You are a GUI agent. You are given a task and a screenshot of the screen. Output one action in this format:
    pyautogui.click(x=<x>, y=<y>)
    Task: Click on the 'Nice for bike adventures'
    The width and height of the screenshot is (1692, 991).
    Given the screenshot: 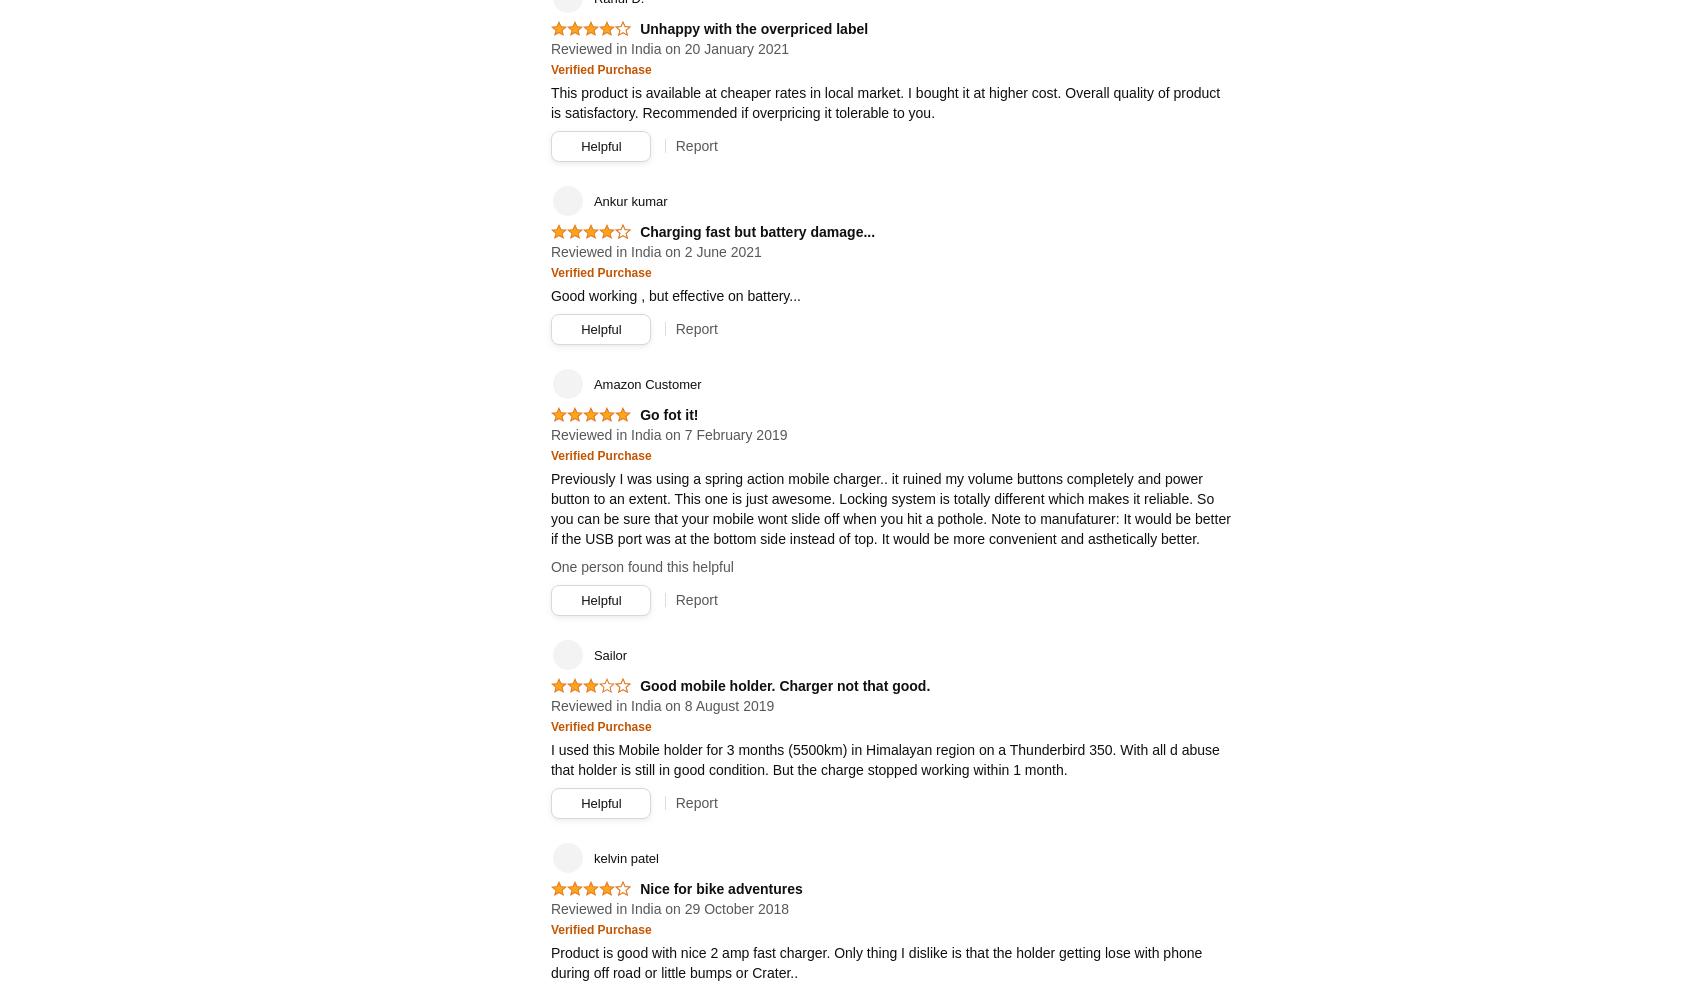 What is the action you would take?
    pyautogui.click(x=640, y=889)
    